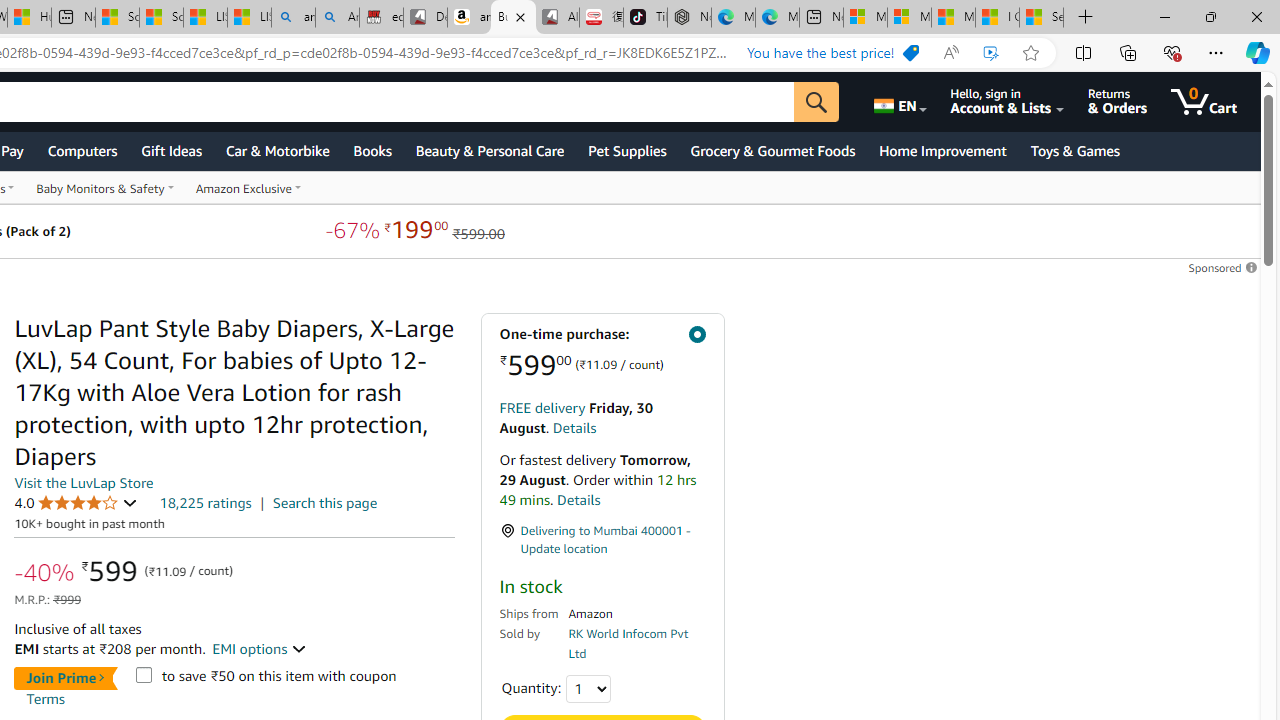 This screenshot has height=720, width=1280. Describe the element at coordinates (816, 101) in the screenshot. I see `'Go'` at that location.